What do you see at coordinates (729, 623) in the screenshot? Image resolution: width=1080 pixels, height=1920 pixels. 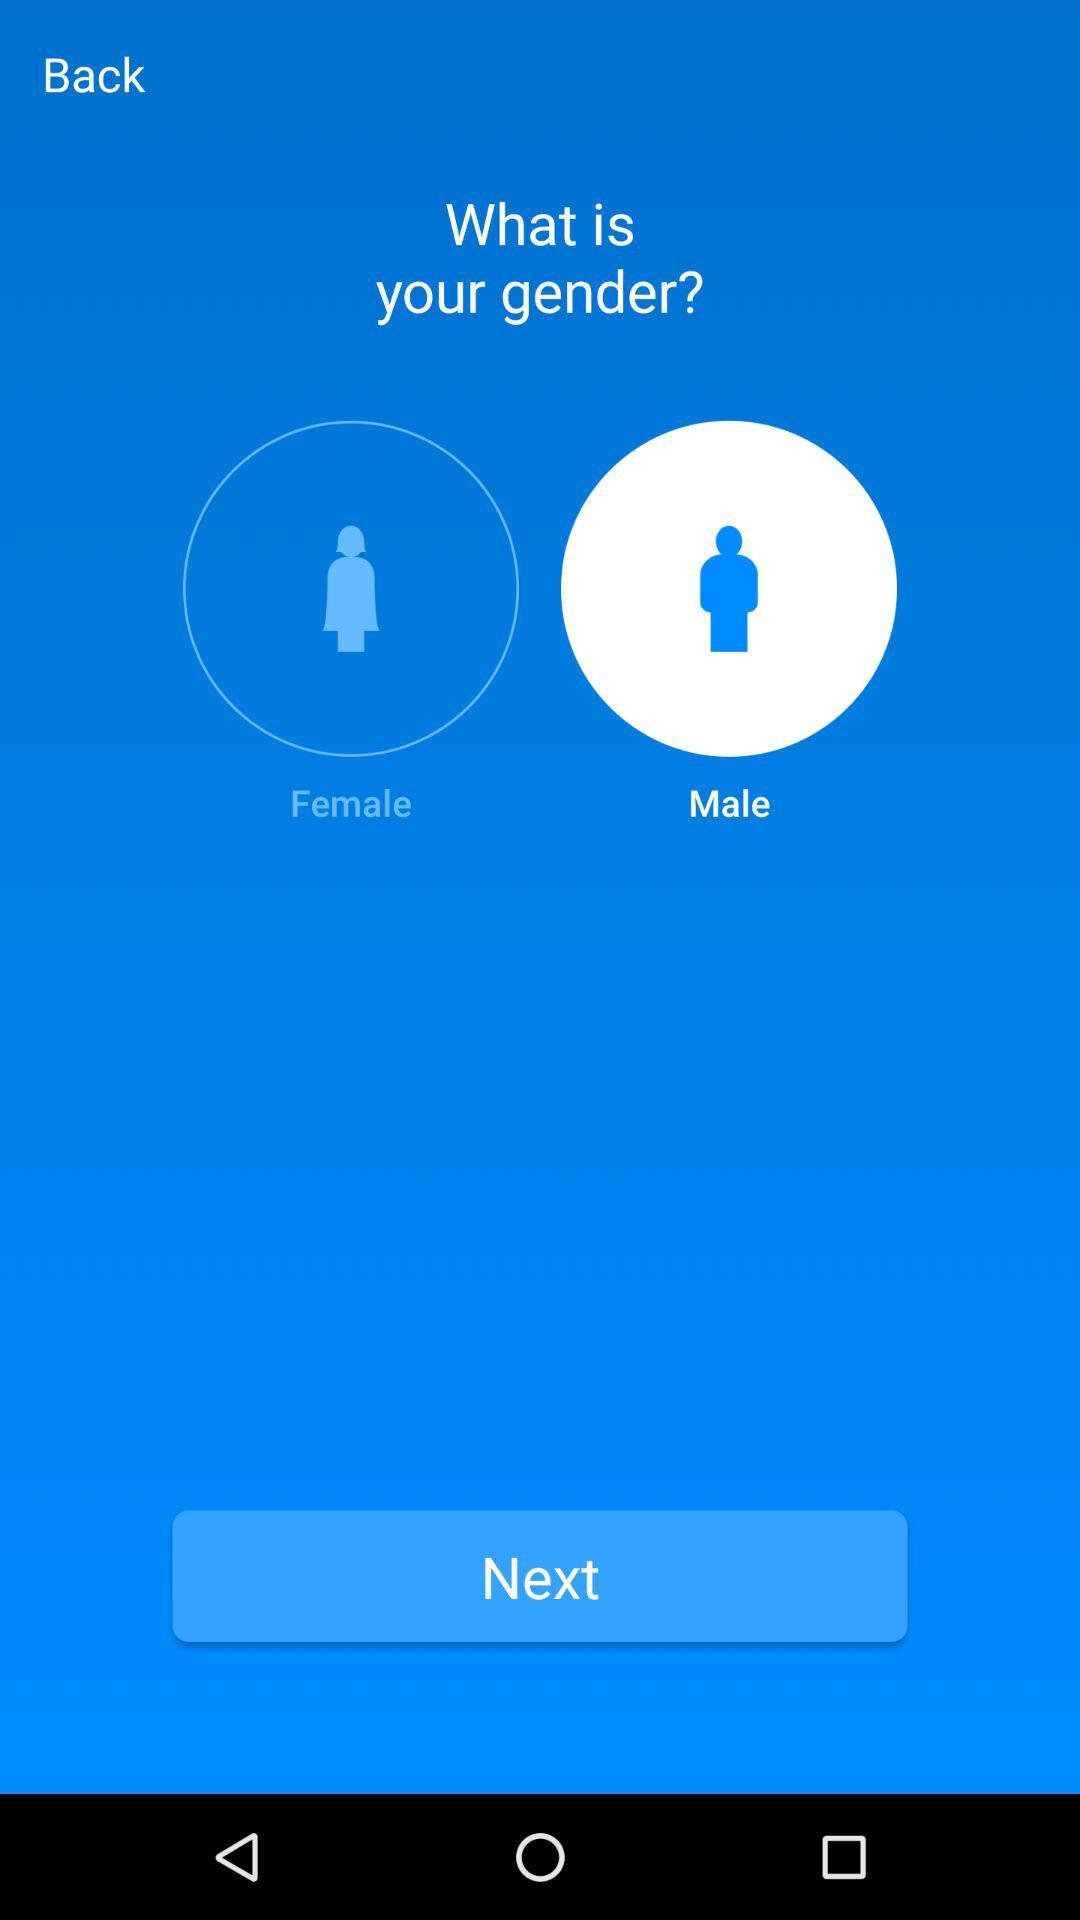 I see `the item next to female item` at bounding box center [729, 623].